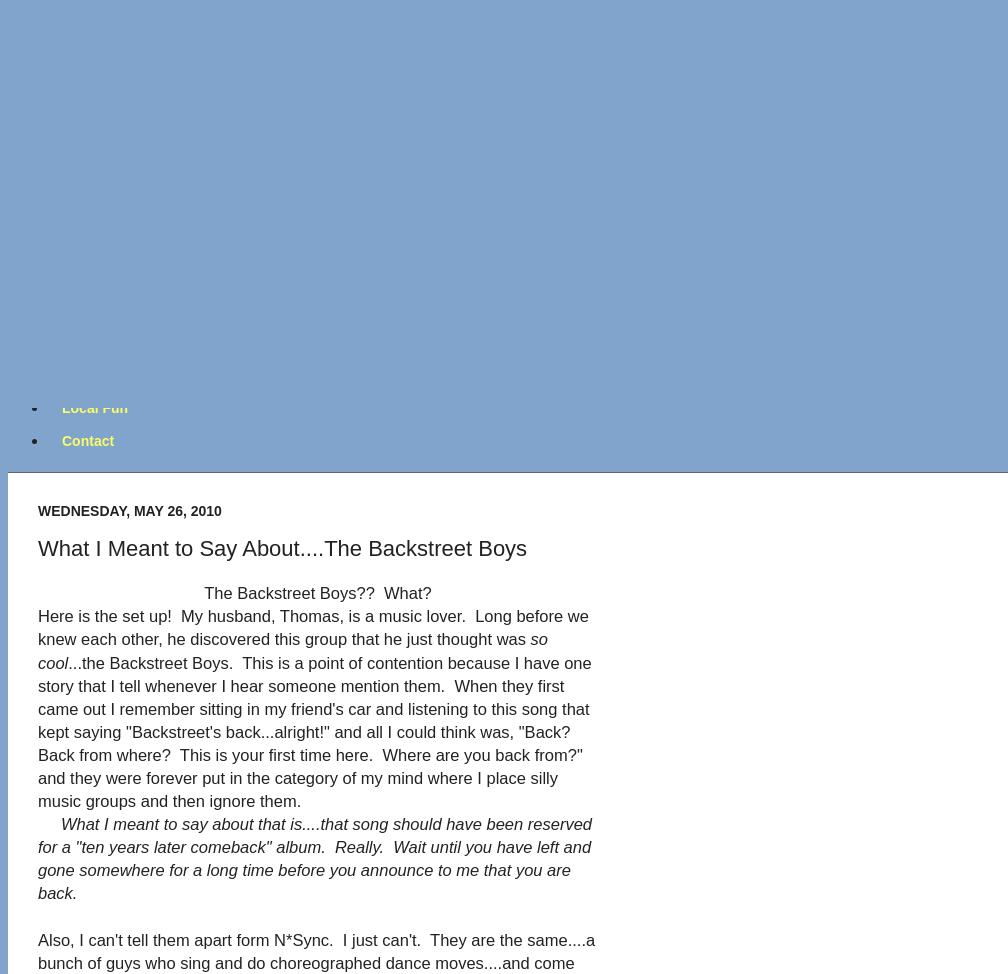  I want to click on 'Wednesday, May 26, 2010', so click(38, 510).